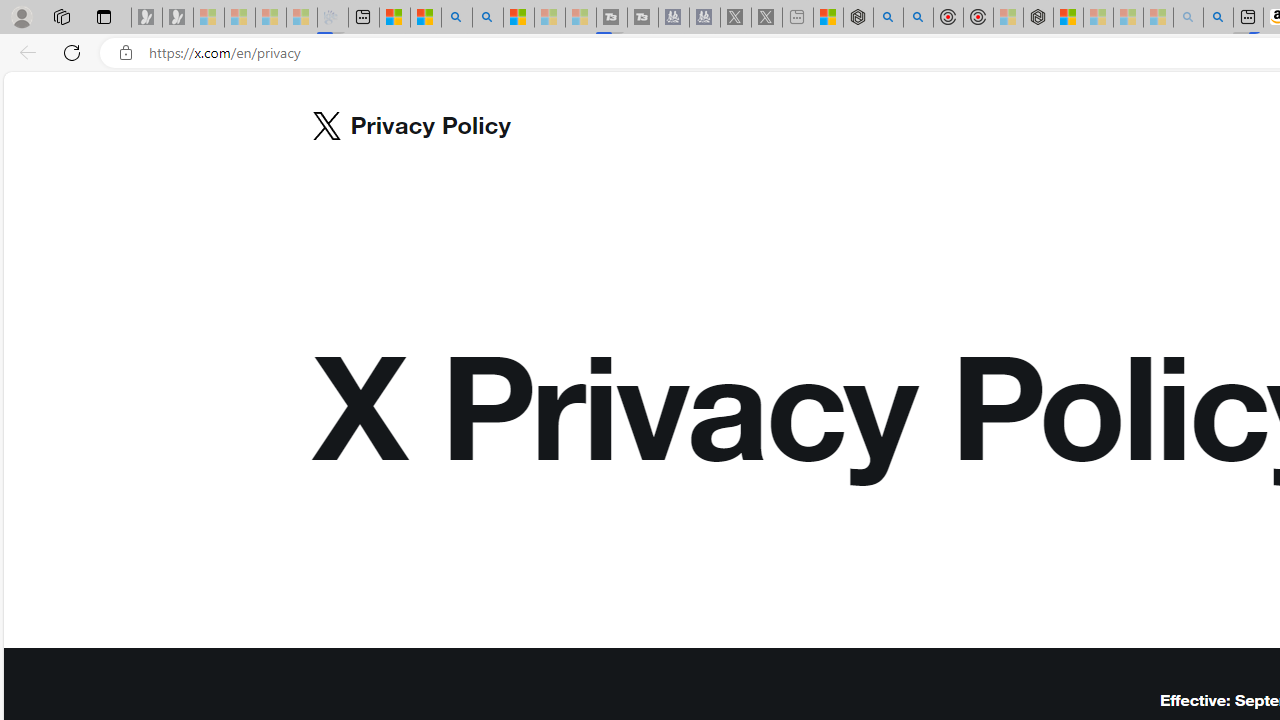 The width and height of the screenshot is (1280, 720). What do you see at coordinates (125, 52) in the screenshot?
I see `'View site information'` at bounding box center [125, 52].